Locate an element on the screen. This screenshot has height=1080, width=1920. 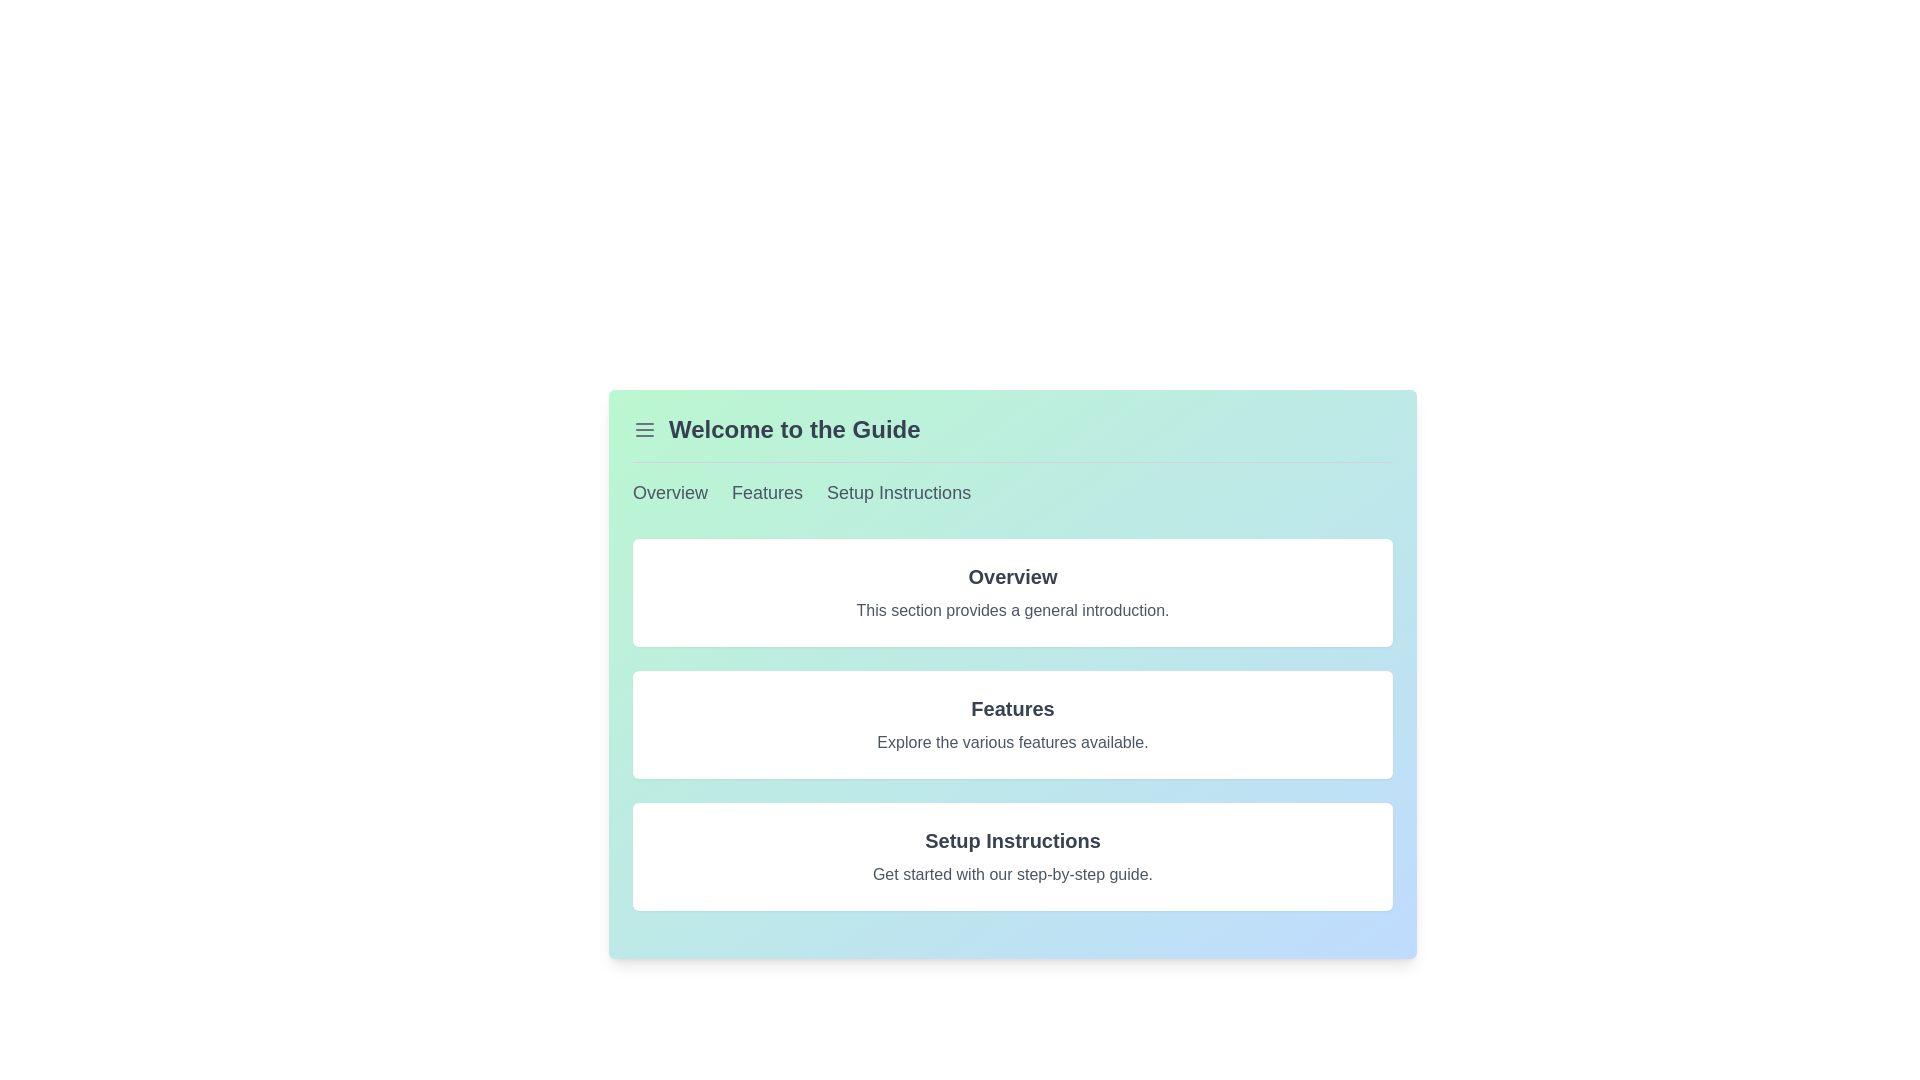
the 'Overview' text link in the horizontal navigation bar is located at coordinates (670, 493).